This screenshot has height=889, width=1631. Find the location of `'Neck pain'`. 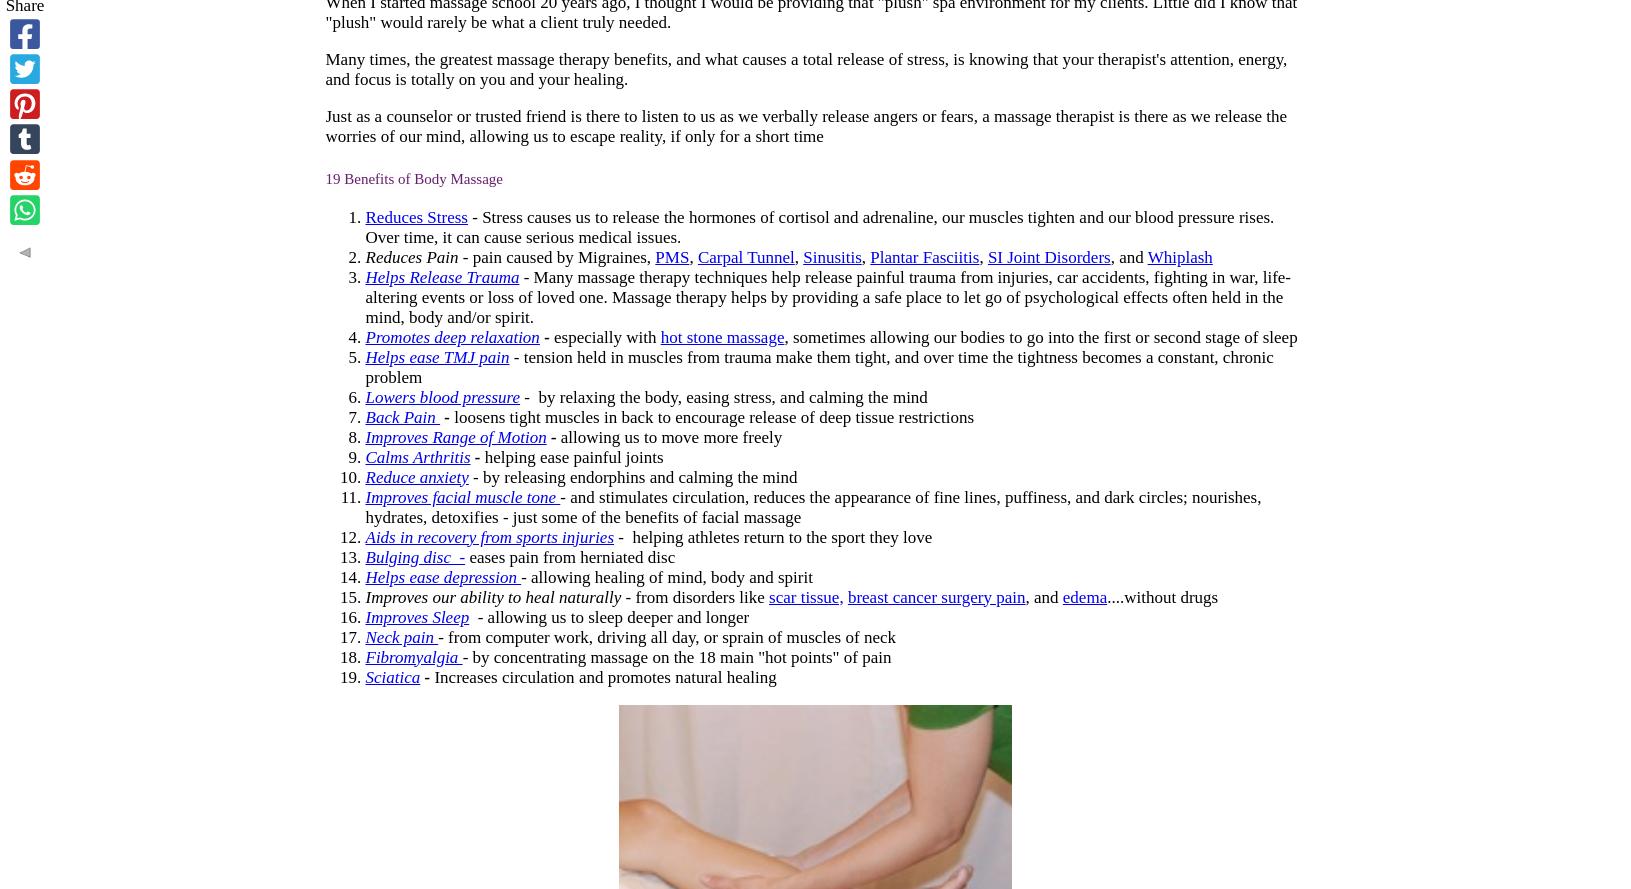

'Neck pain' is located at coordinates (365, 636).